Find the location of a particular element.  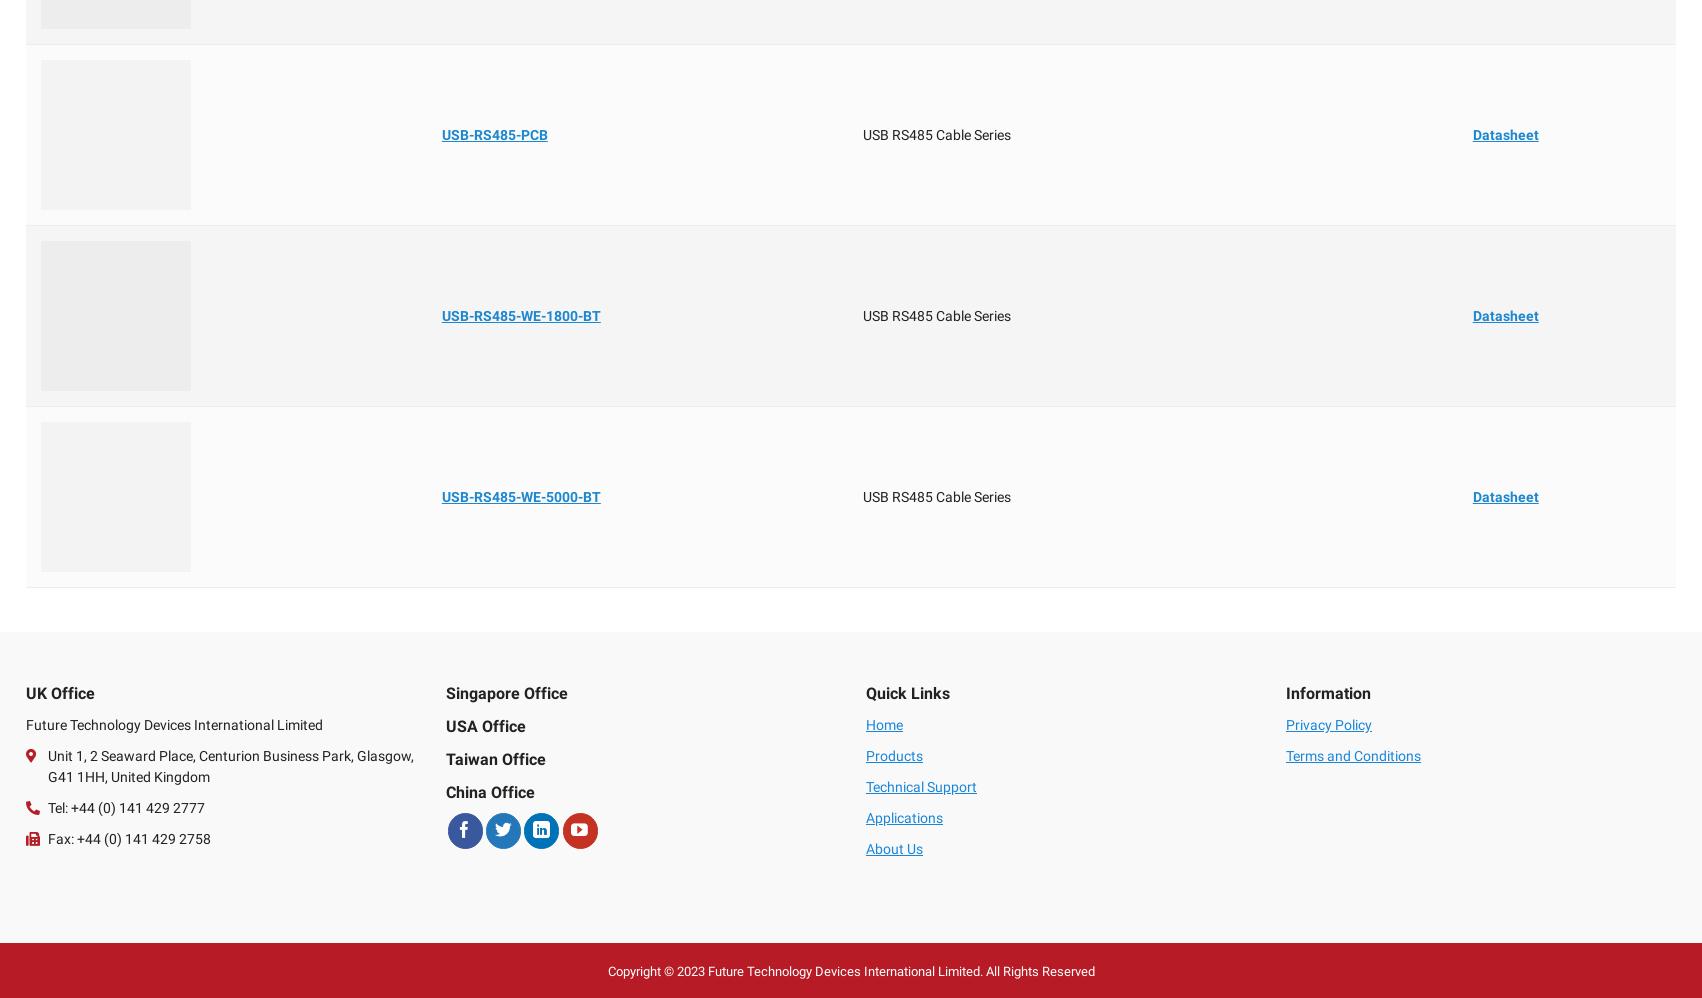

'Future Technology Devices International Limited' is located at coordinates (173, 725).